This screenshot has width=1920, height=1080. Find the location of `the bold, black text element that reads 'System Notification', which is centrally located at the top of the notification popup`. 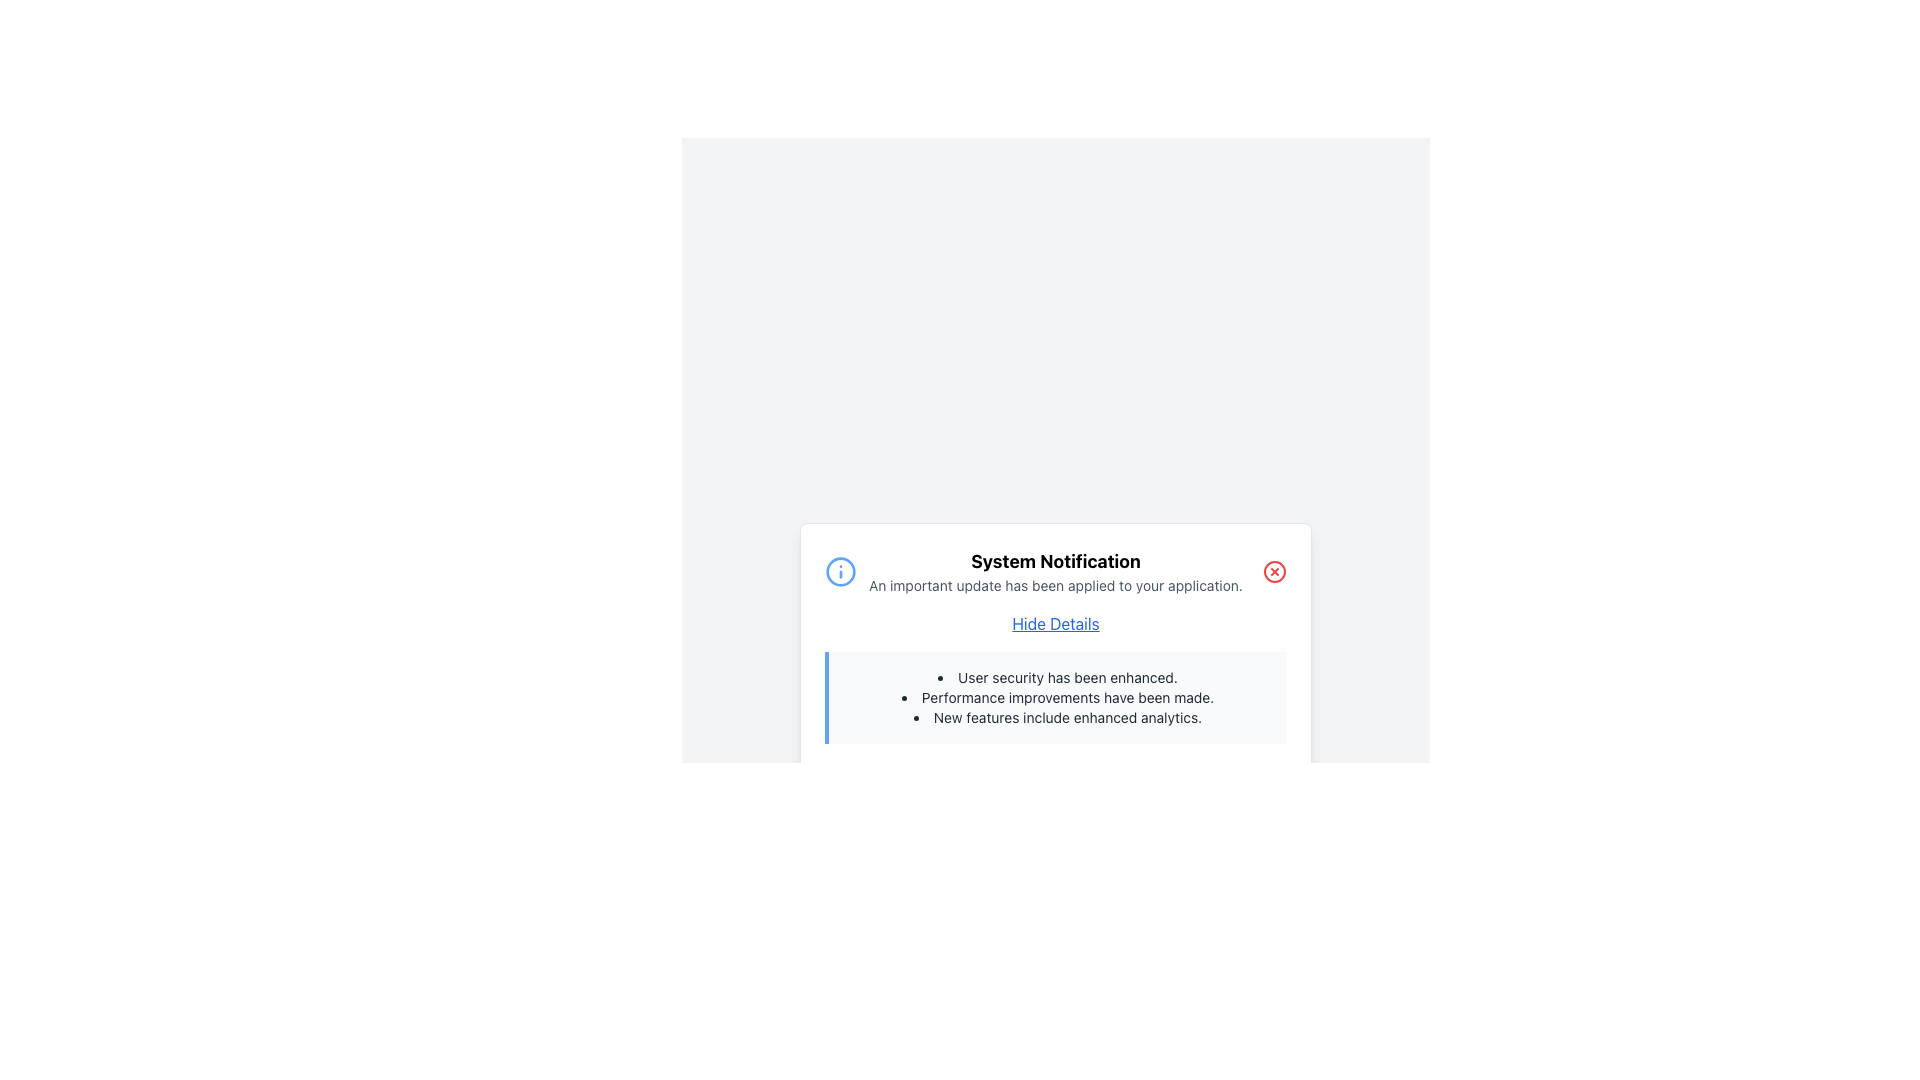

the bold, black text element that reads 'System Notification', which is centrally located at the top of the notification popup is located at coordinates (1055, 562).